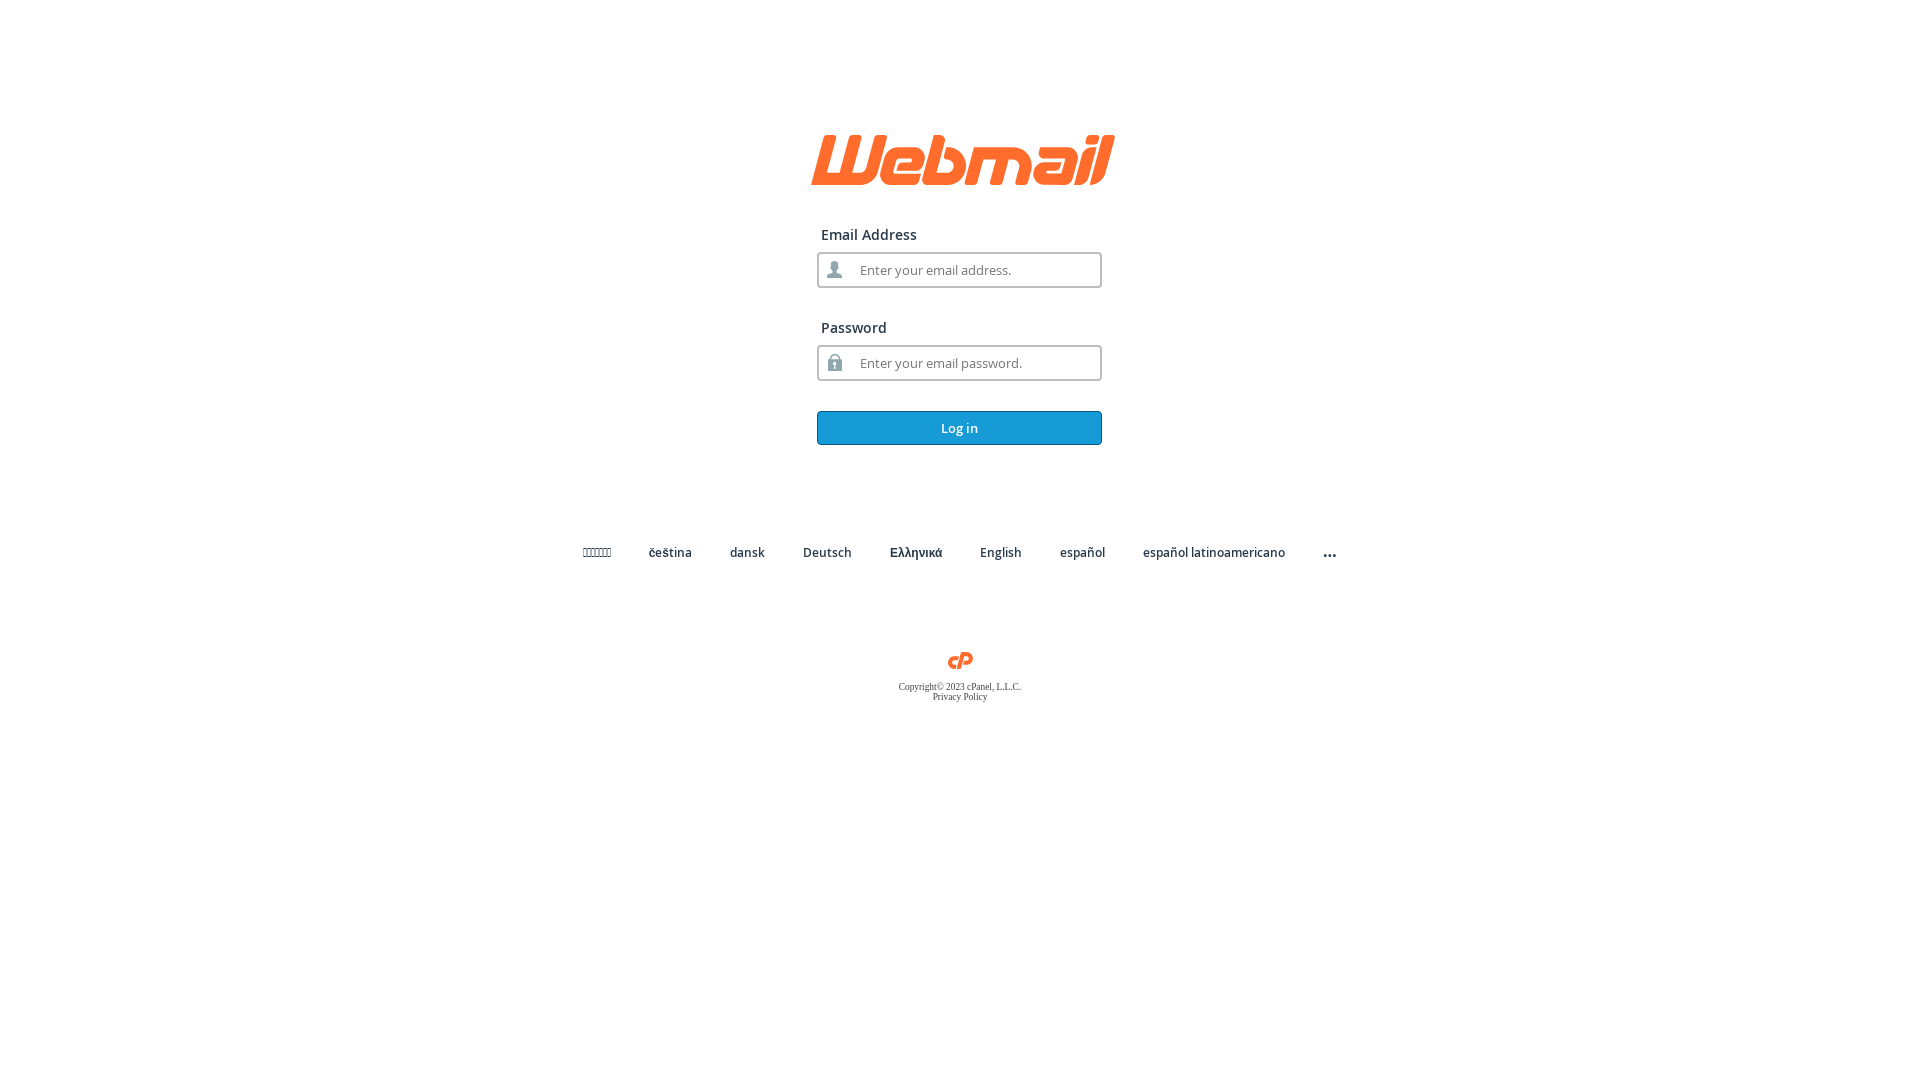 This screenshot has width=1920, height=1080. Describe the element at coordinates (960, 696) in the screenshot. I see `'Privacy Policy'` at that location.